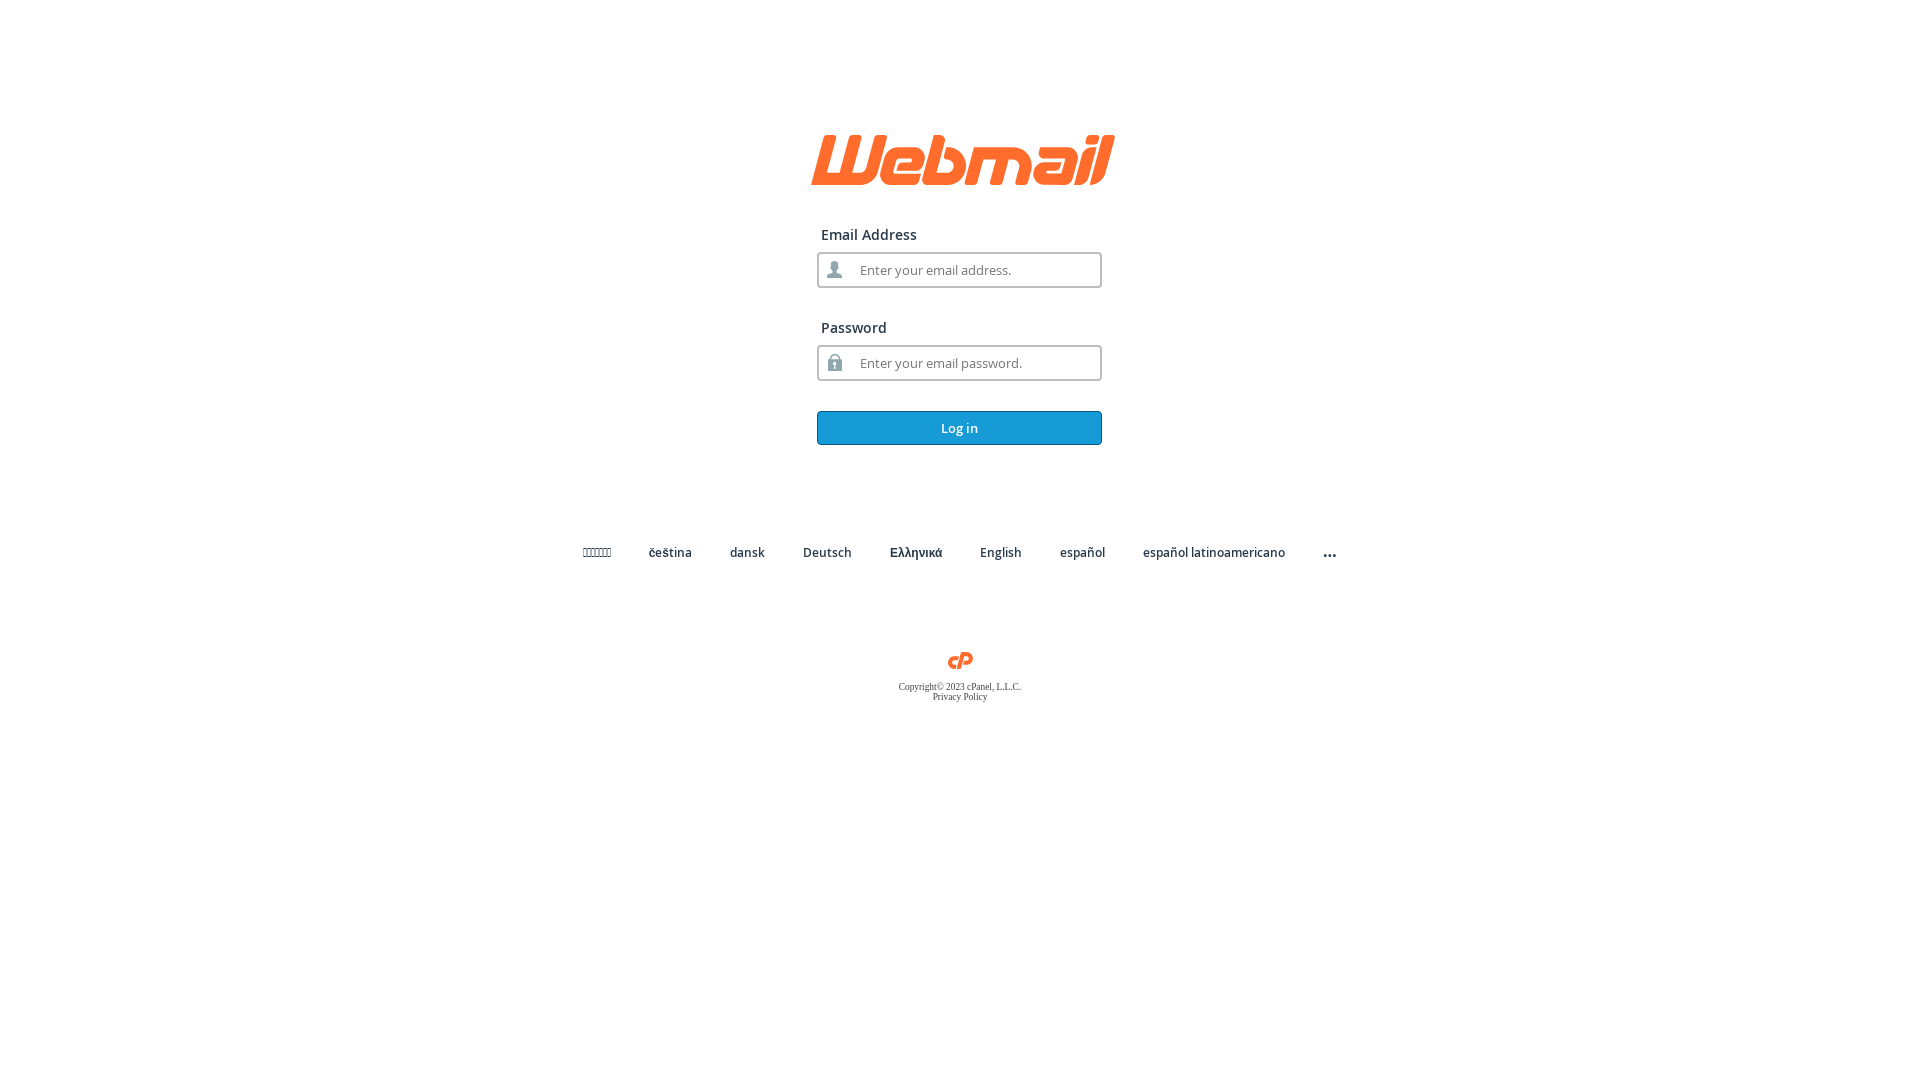 This screenshot has width=1920, height=1080. Describe the element at coordinates (960, 696) in the screenshot. I see `'Privacy Policy'` at that location.